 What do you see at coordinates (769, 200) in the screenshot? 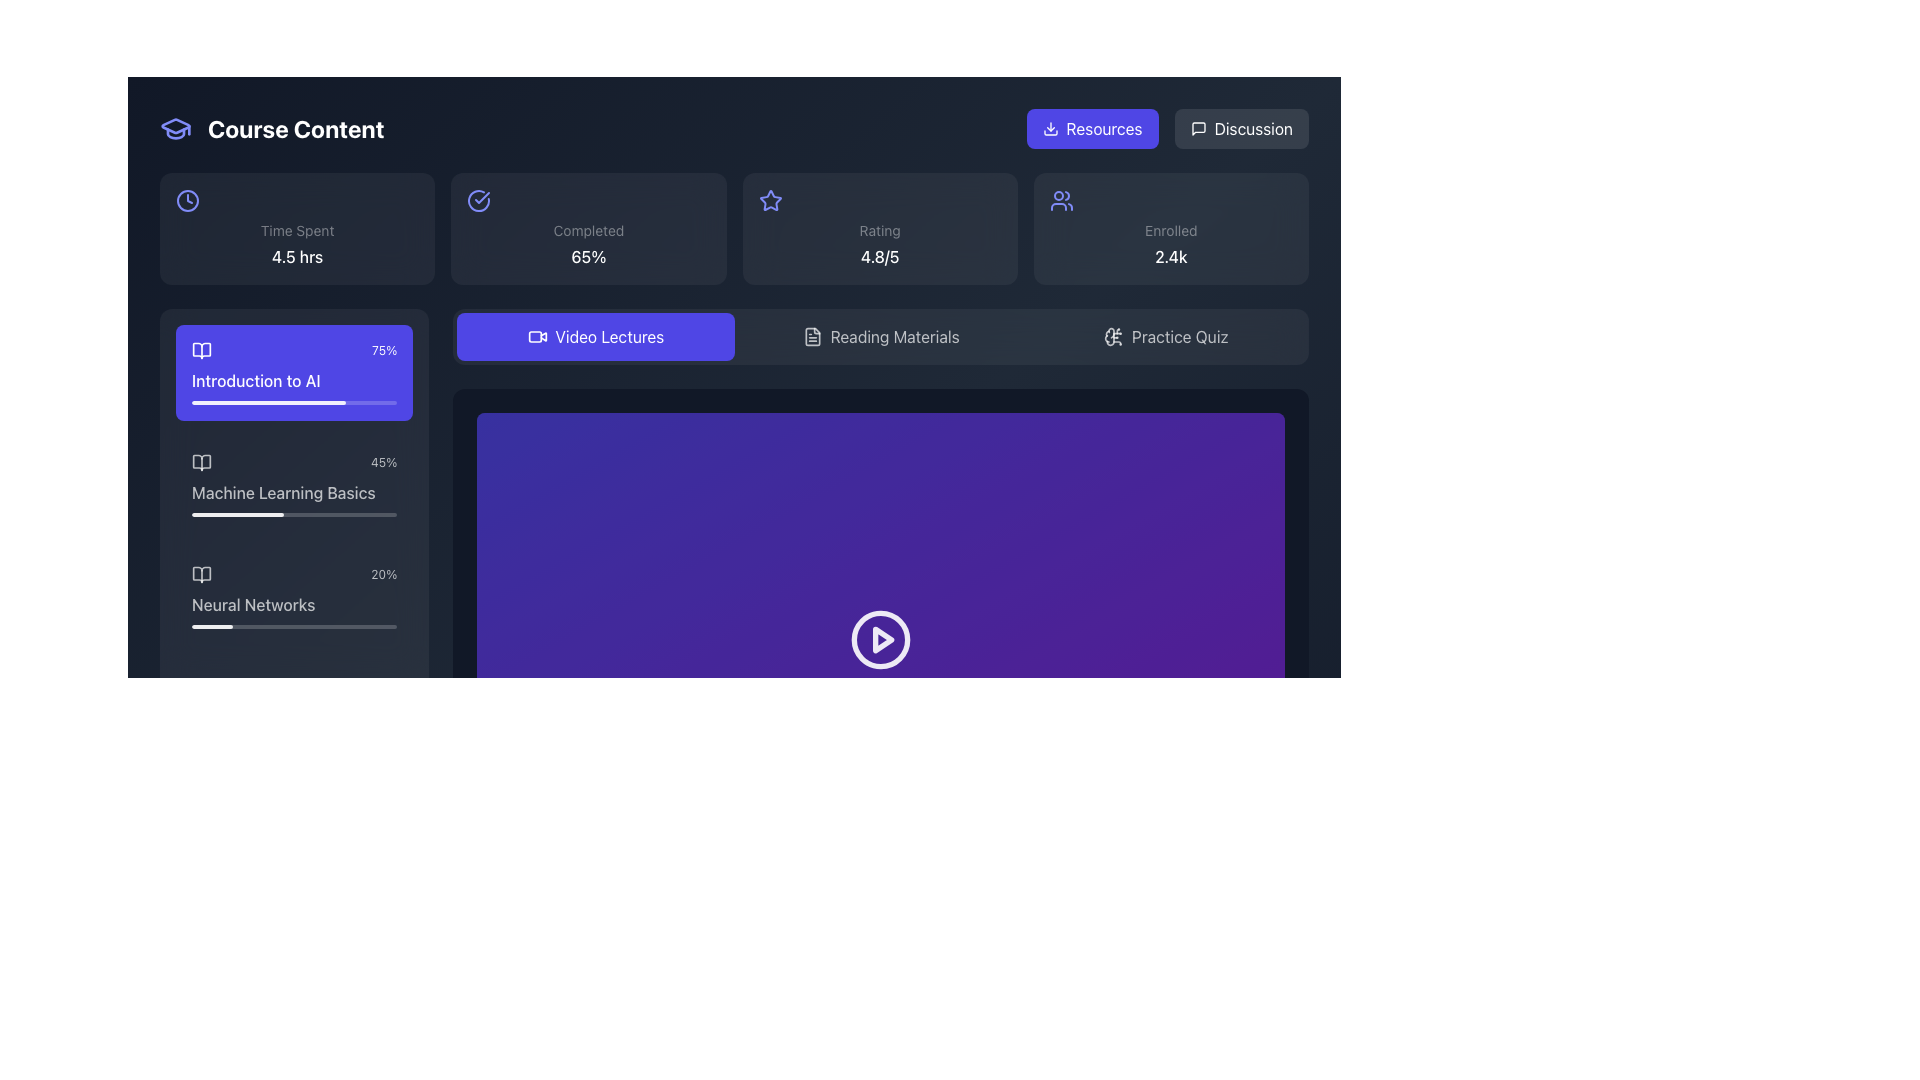
I see `the star icon represented as an SVG graphic with the class 'lucide-star', which visually indicates a rating of '4.8/5'` at bounding box center [769, 200].